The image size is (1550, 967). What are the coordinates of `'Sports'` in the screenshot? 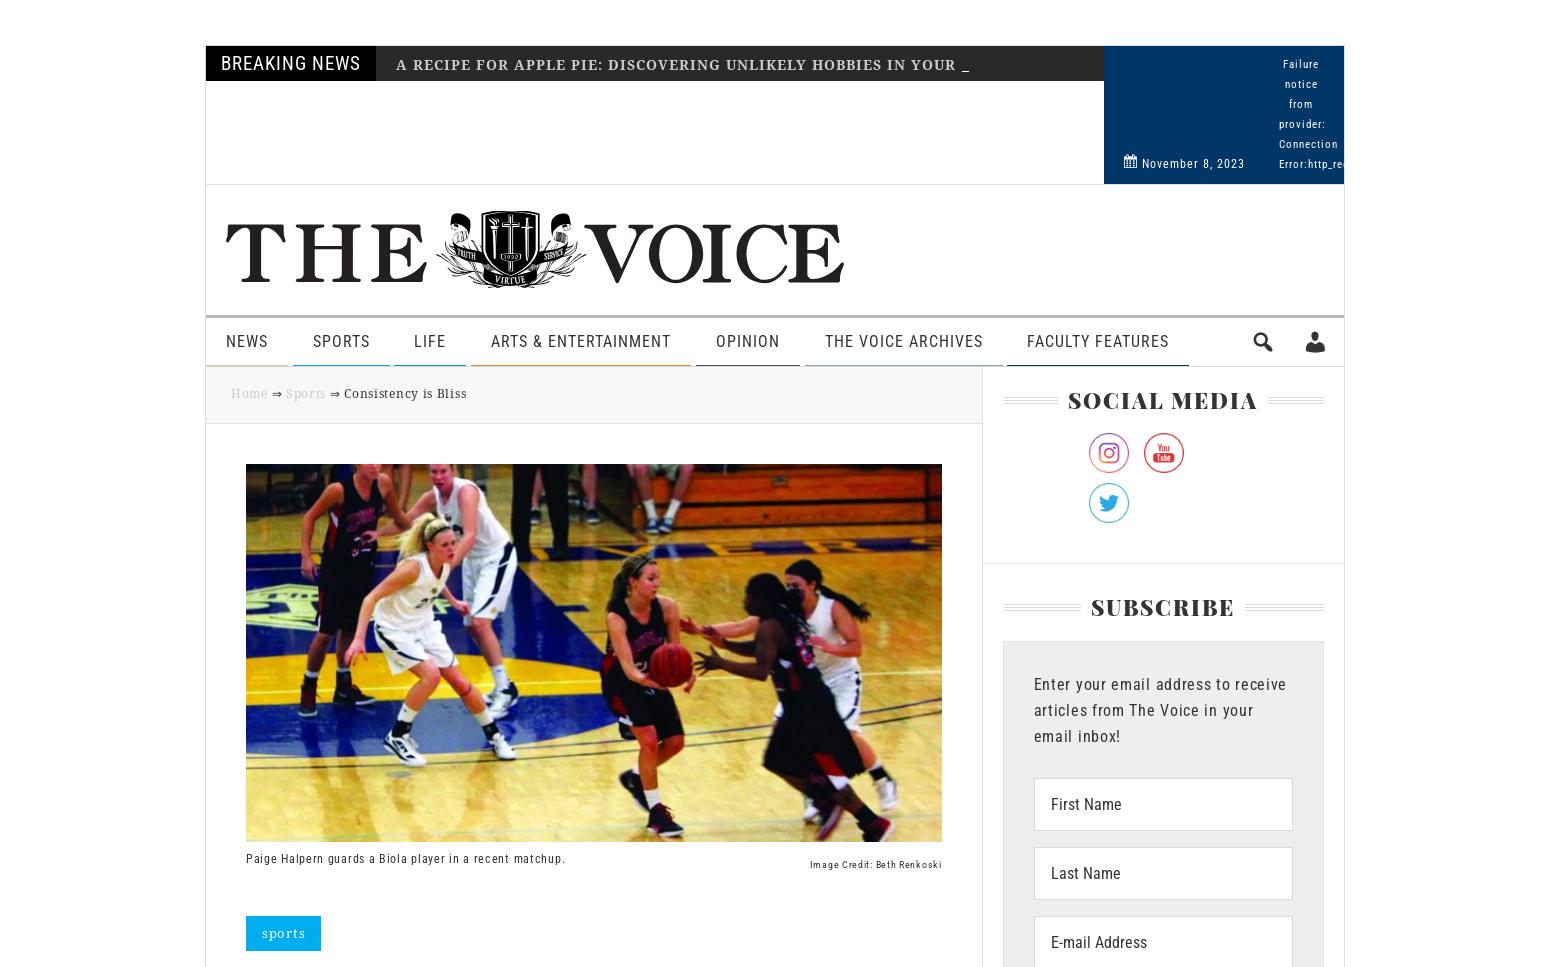 It's located at (311, 340).